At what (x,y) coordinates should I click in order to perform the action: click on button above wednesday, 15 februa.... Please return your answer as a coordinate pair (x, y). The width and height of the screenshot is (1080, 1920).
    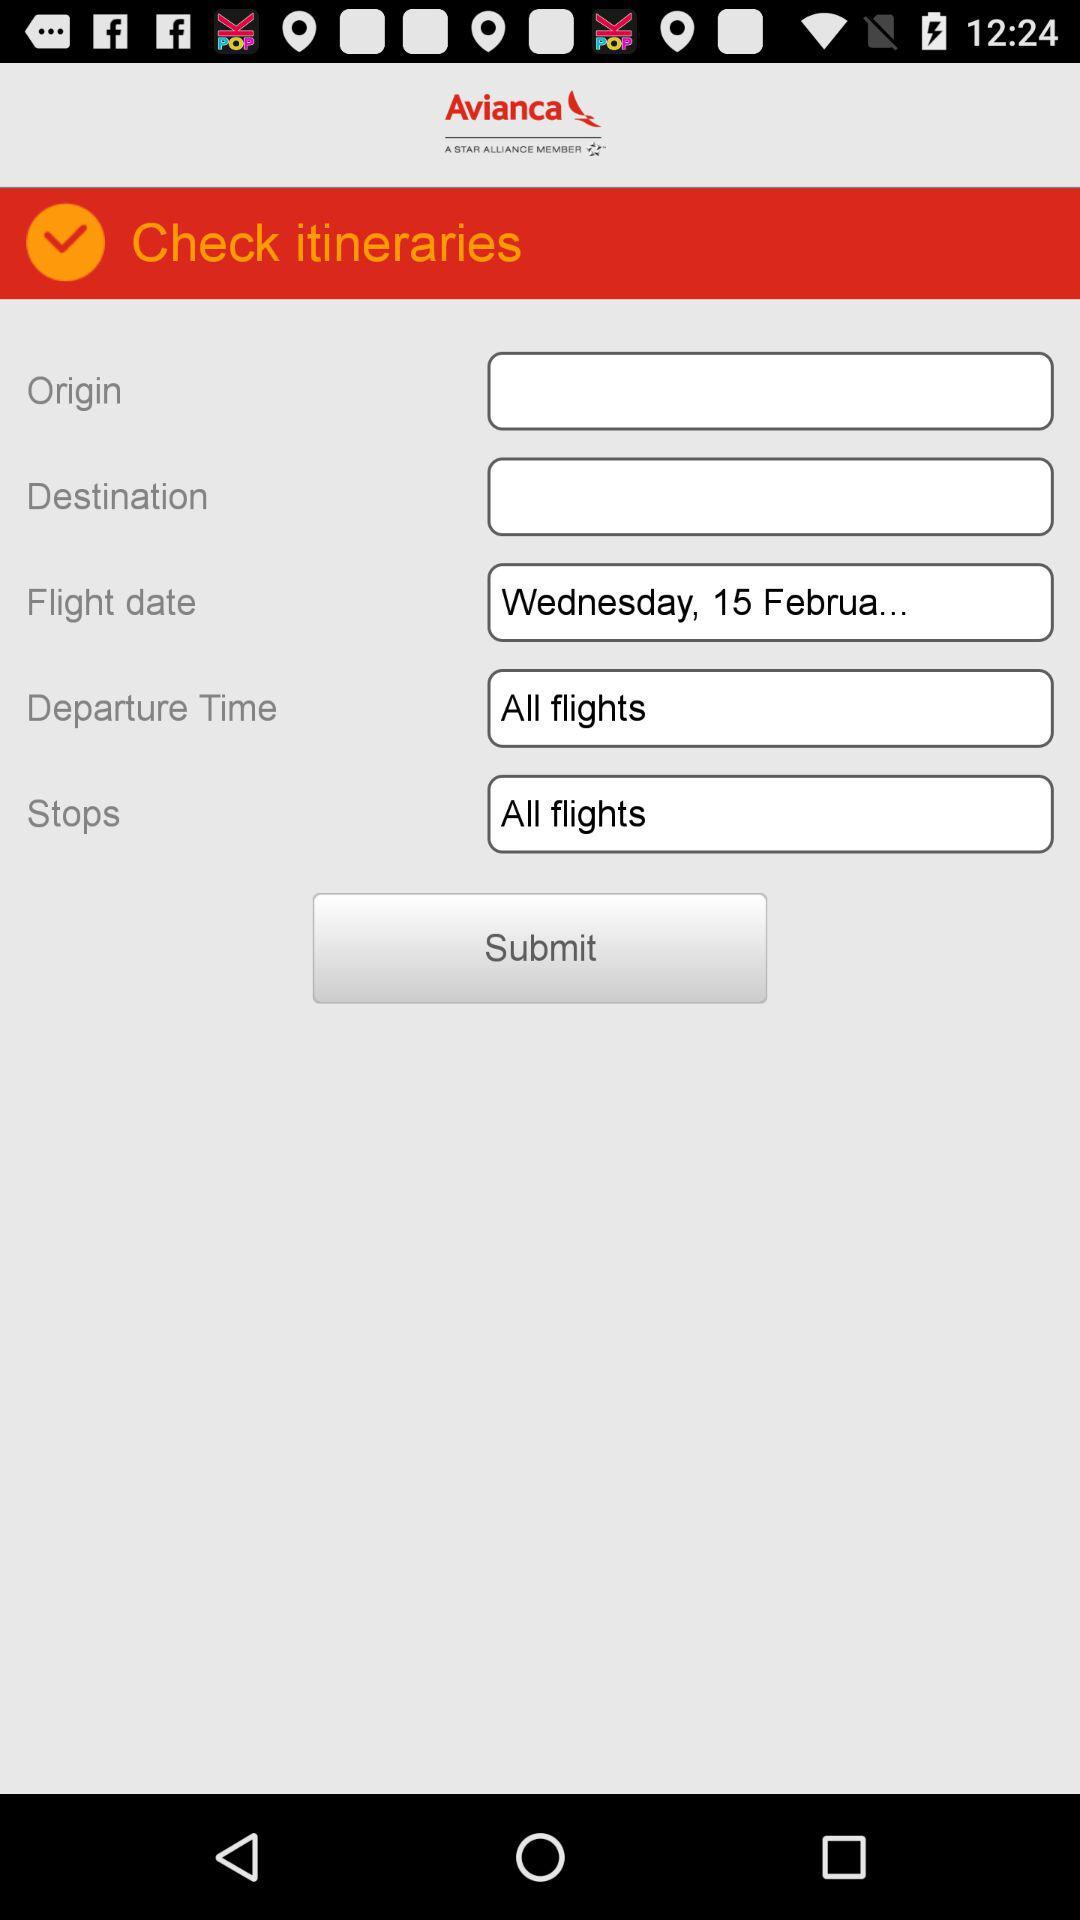
    Looking at the image, I should click on (769, 496).